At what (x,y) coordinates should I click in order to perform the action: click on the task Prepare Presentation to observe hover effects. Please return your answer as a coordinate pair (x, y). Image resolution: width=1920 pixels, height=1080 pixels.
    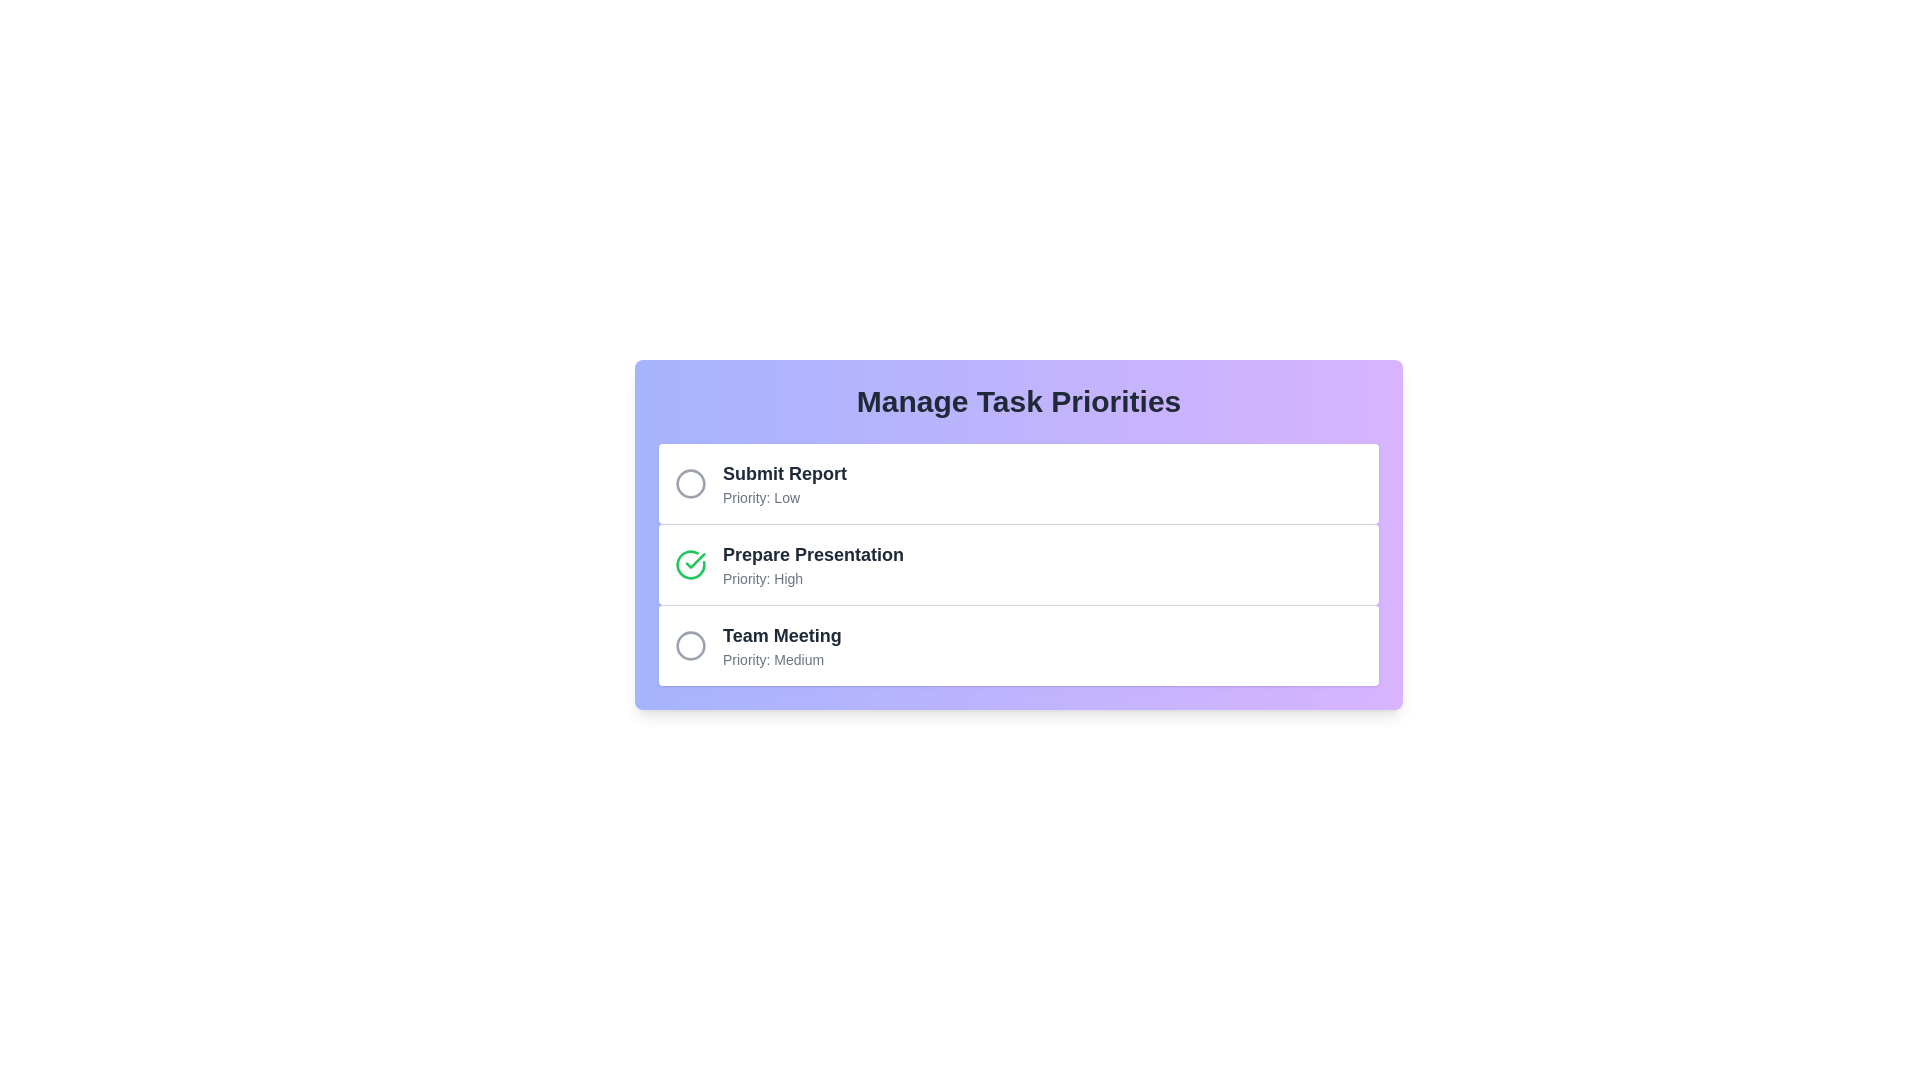
    Looking at the image, I should click on (691, 564).